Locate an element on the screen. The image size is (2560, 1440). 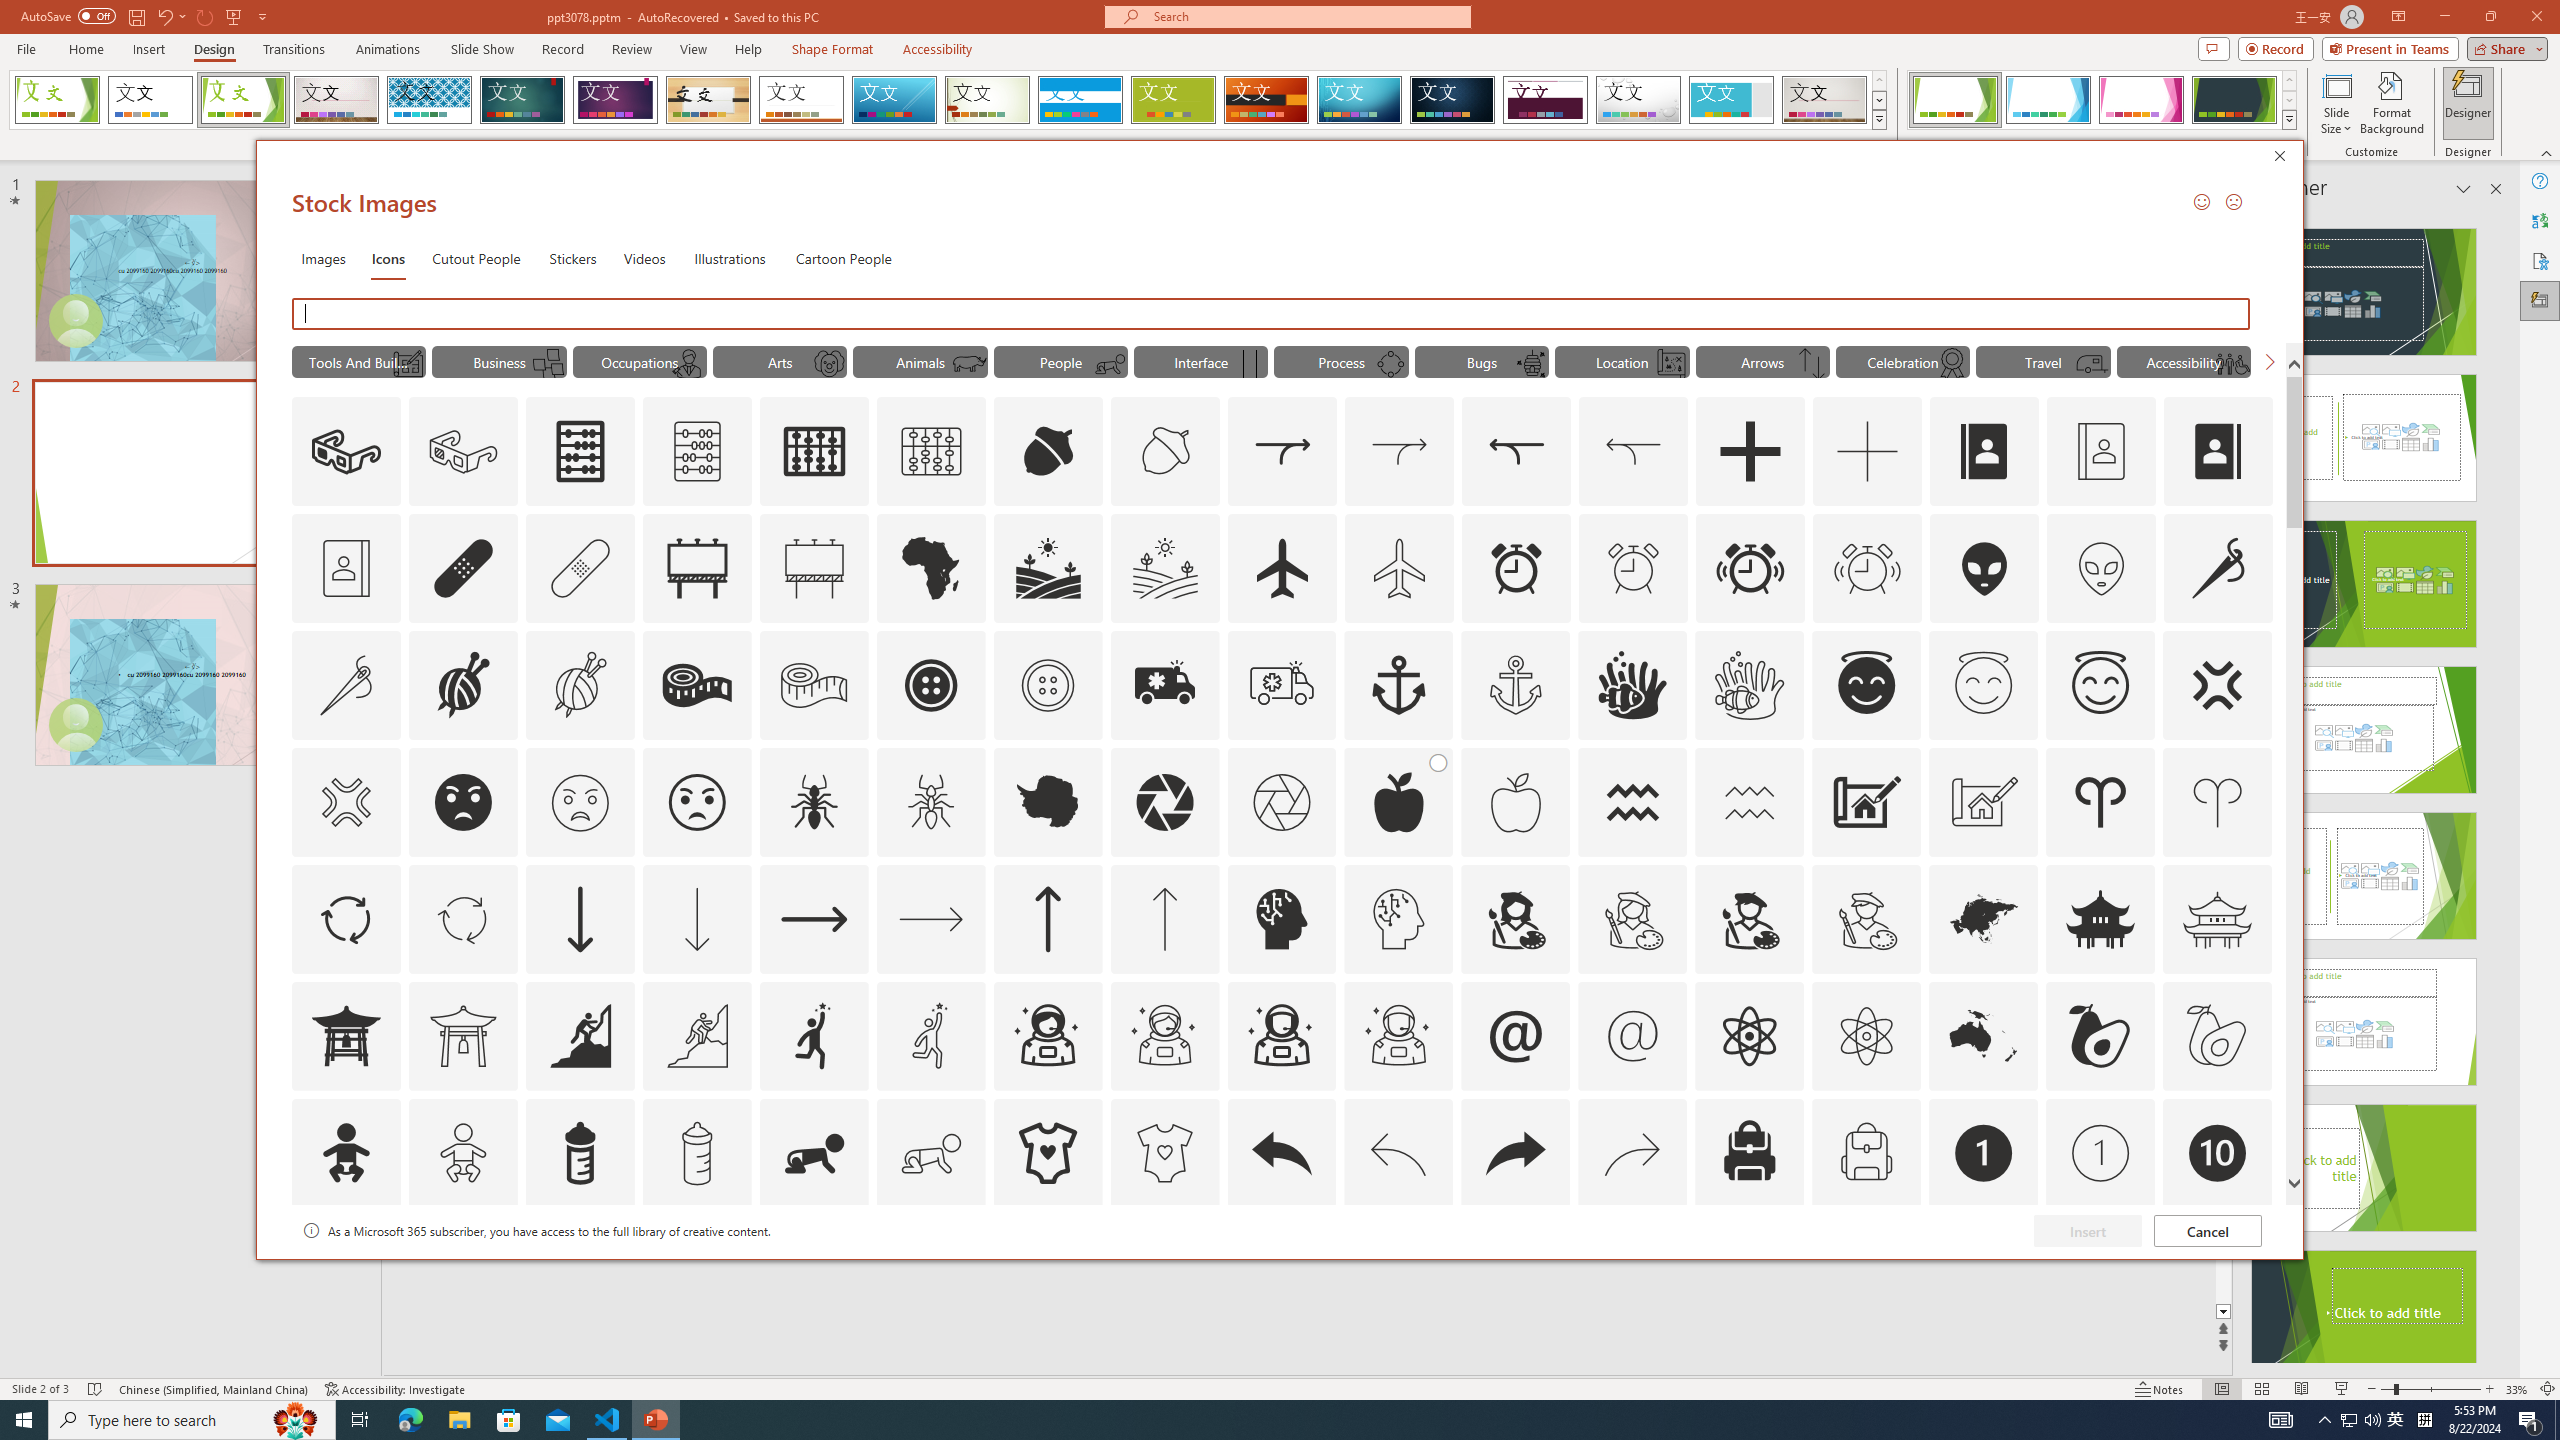
'AutomationID: Icons_Abacus1' is located at coordinates (814, 451).